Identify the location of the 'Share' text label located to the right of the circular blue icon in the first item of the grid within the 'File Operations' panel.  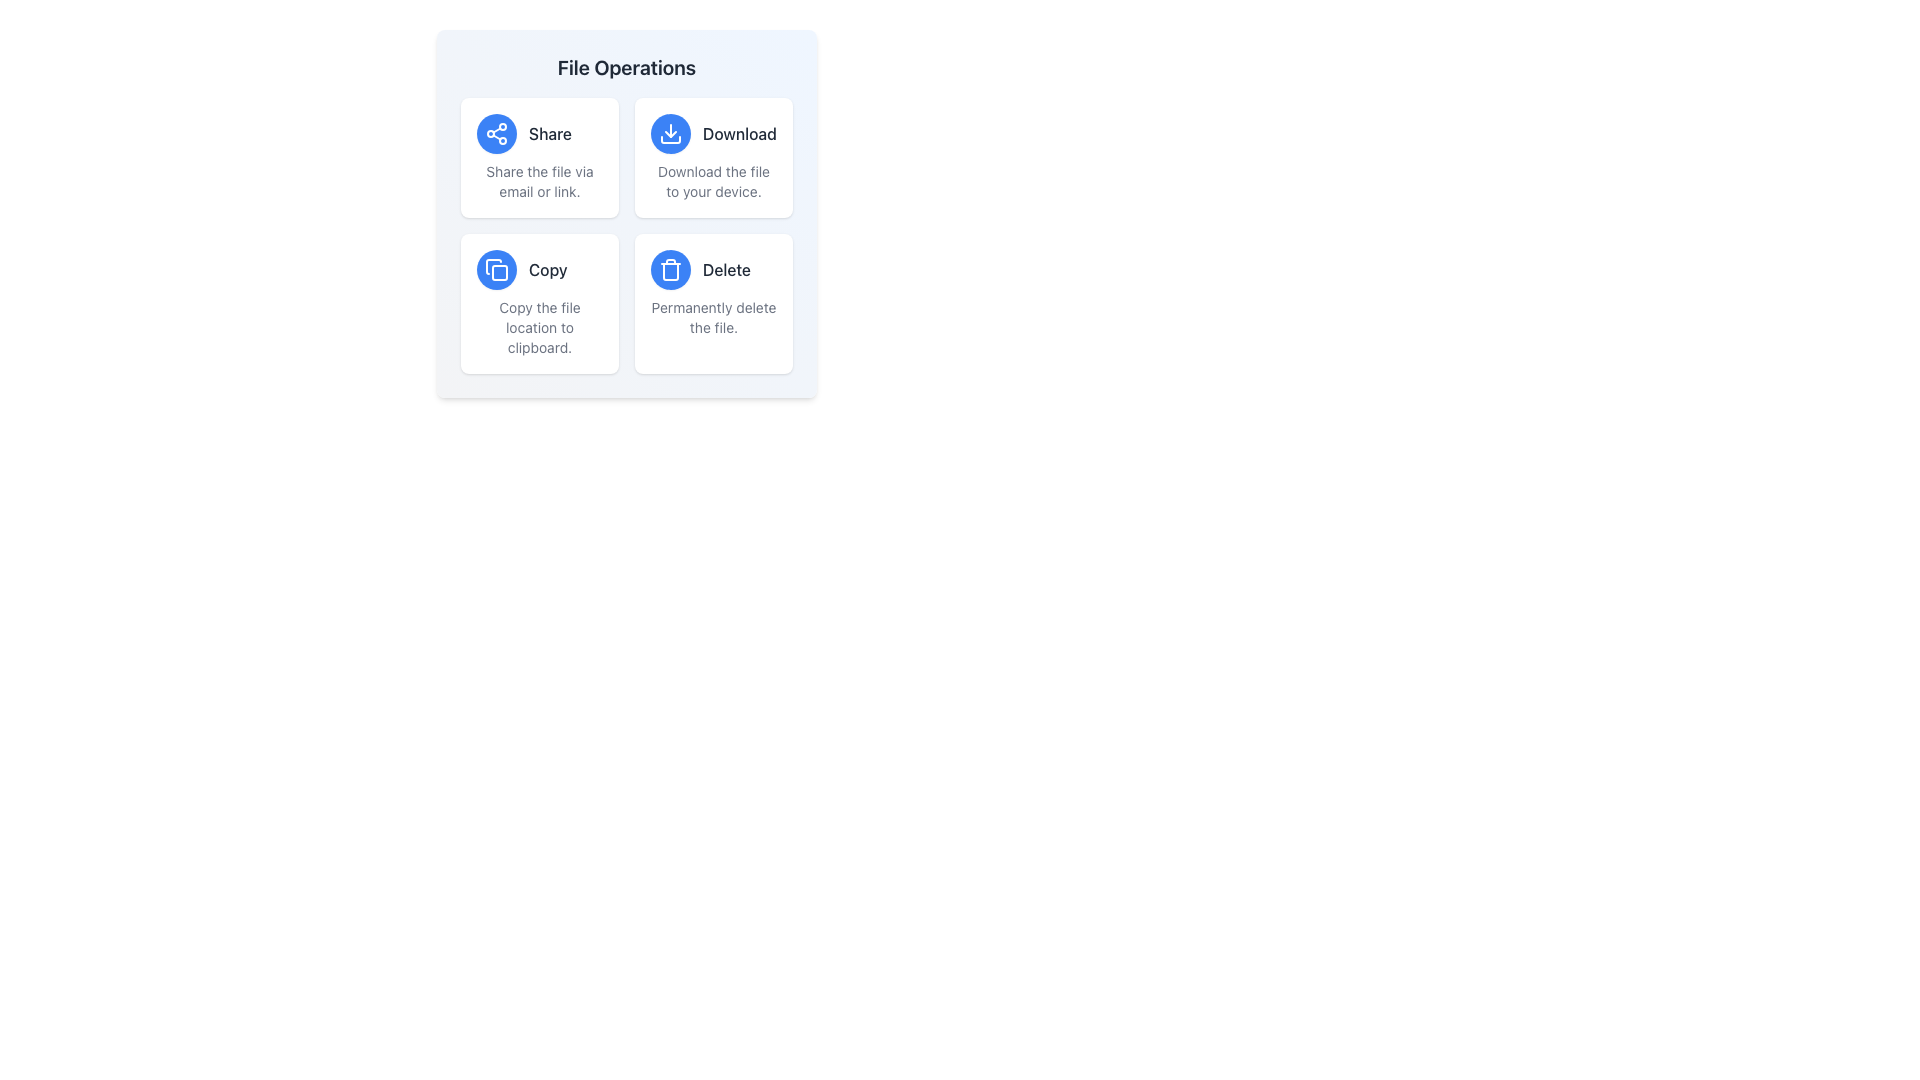
(550, 134).